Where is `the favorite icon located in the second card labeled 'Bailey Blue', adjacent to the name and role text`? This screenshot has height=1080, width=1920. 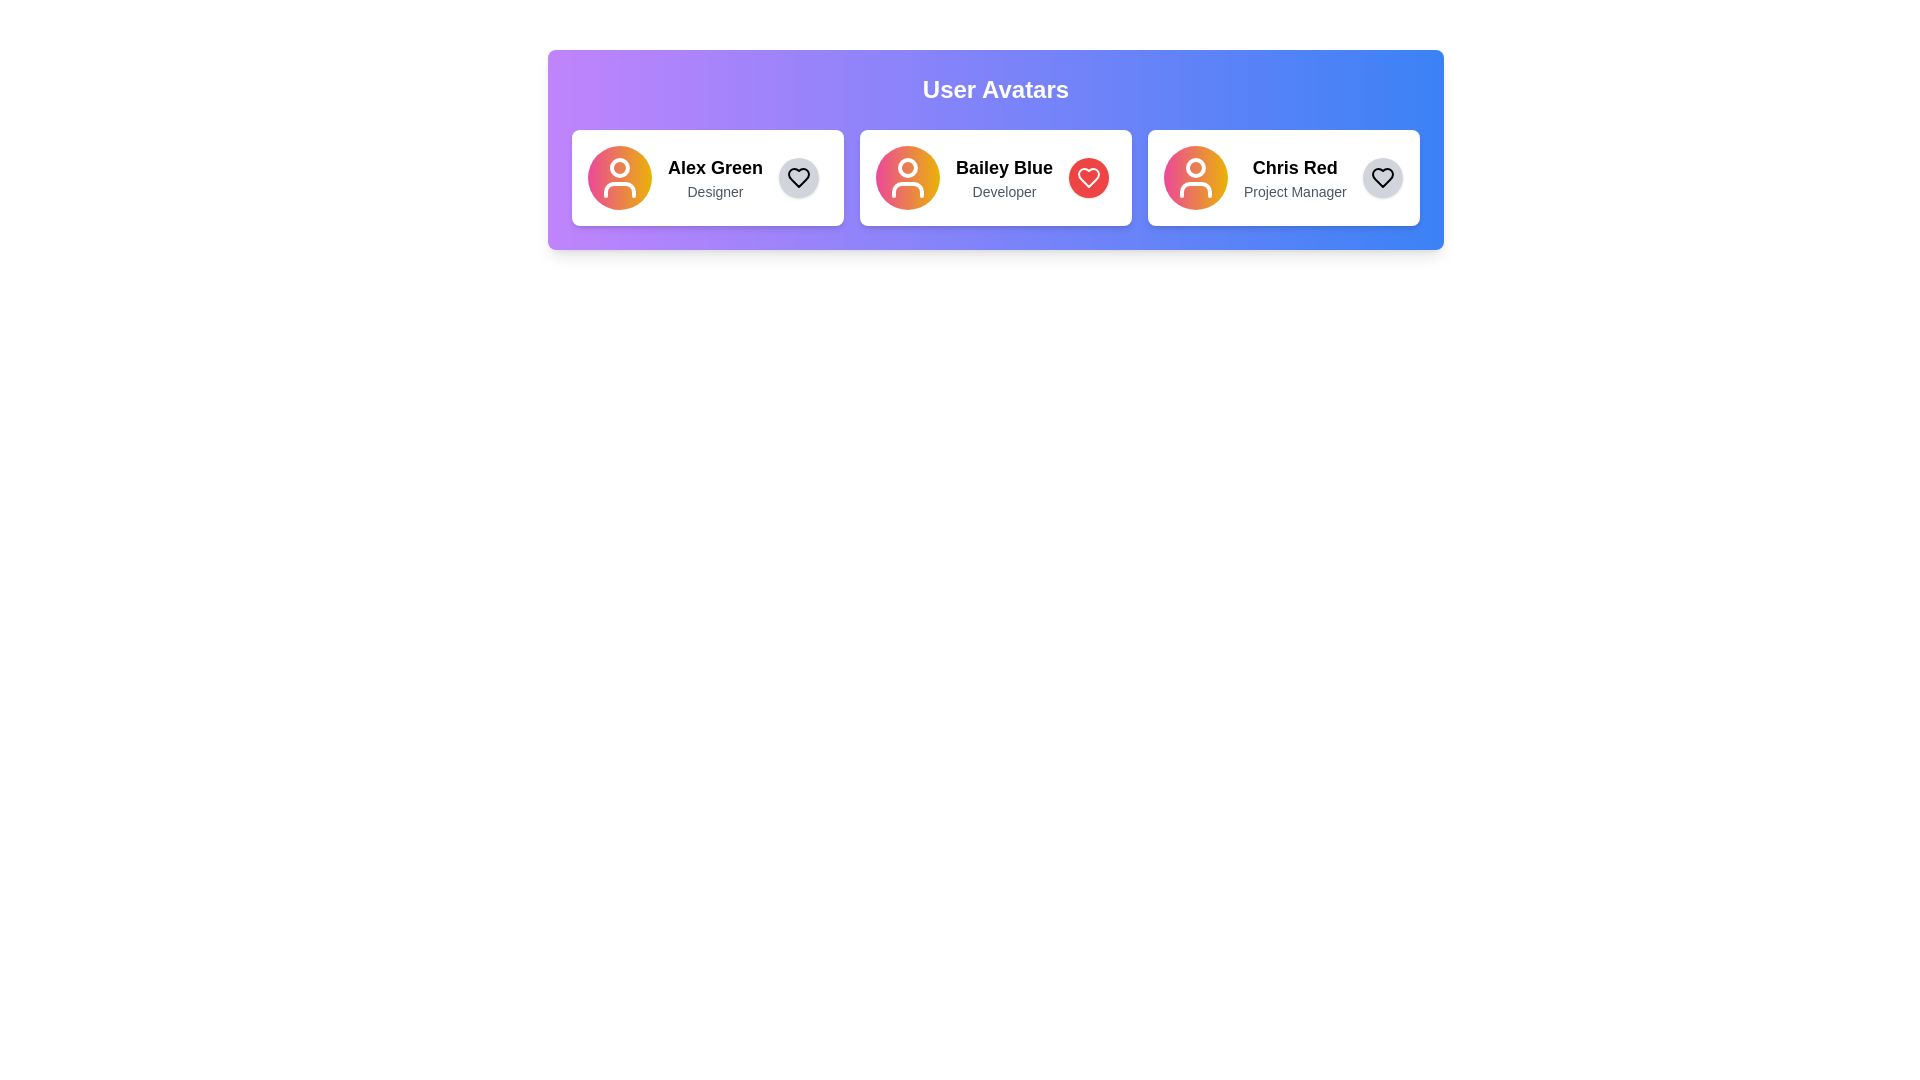 the favorite icon located in the second card labeled 'Bailey Blue', adjacent to the name and role text is located at coordinates (1088, 176).